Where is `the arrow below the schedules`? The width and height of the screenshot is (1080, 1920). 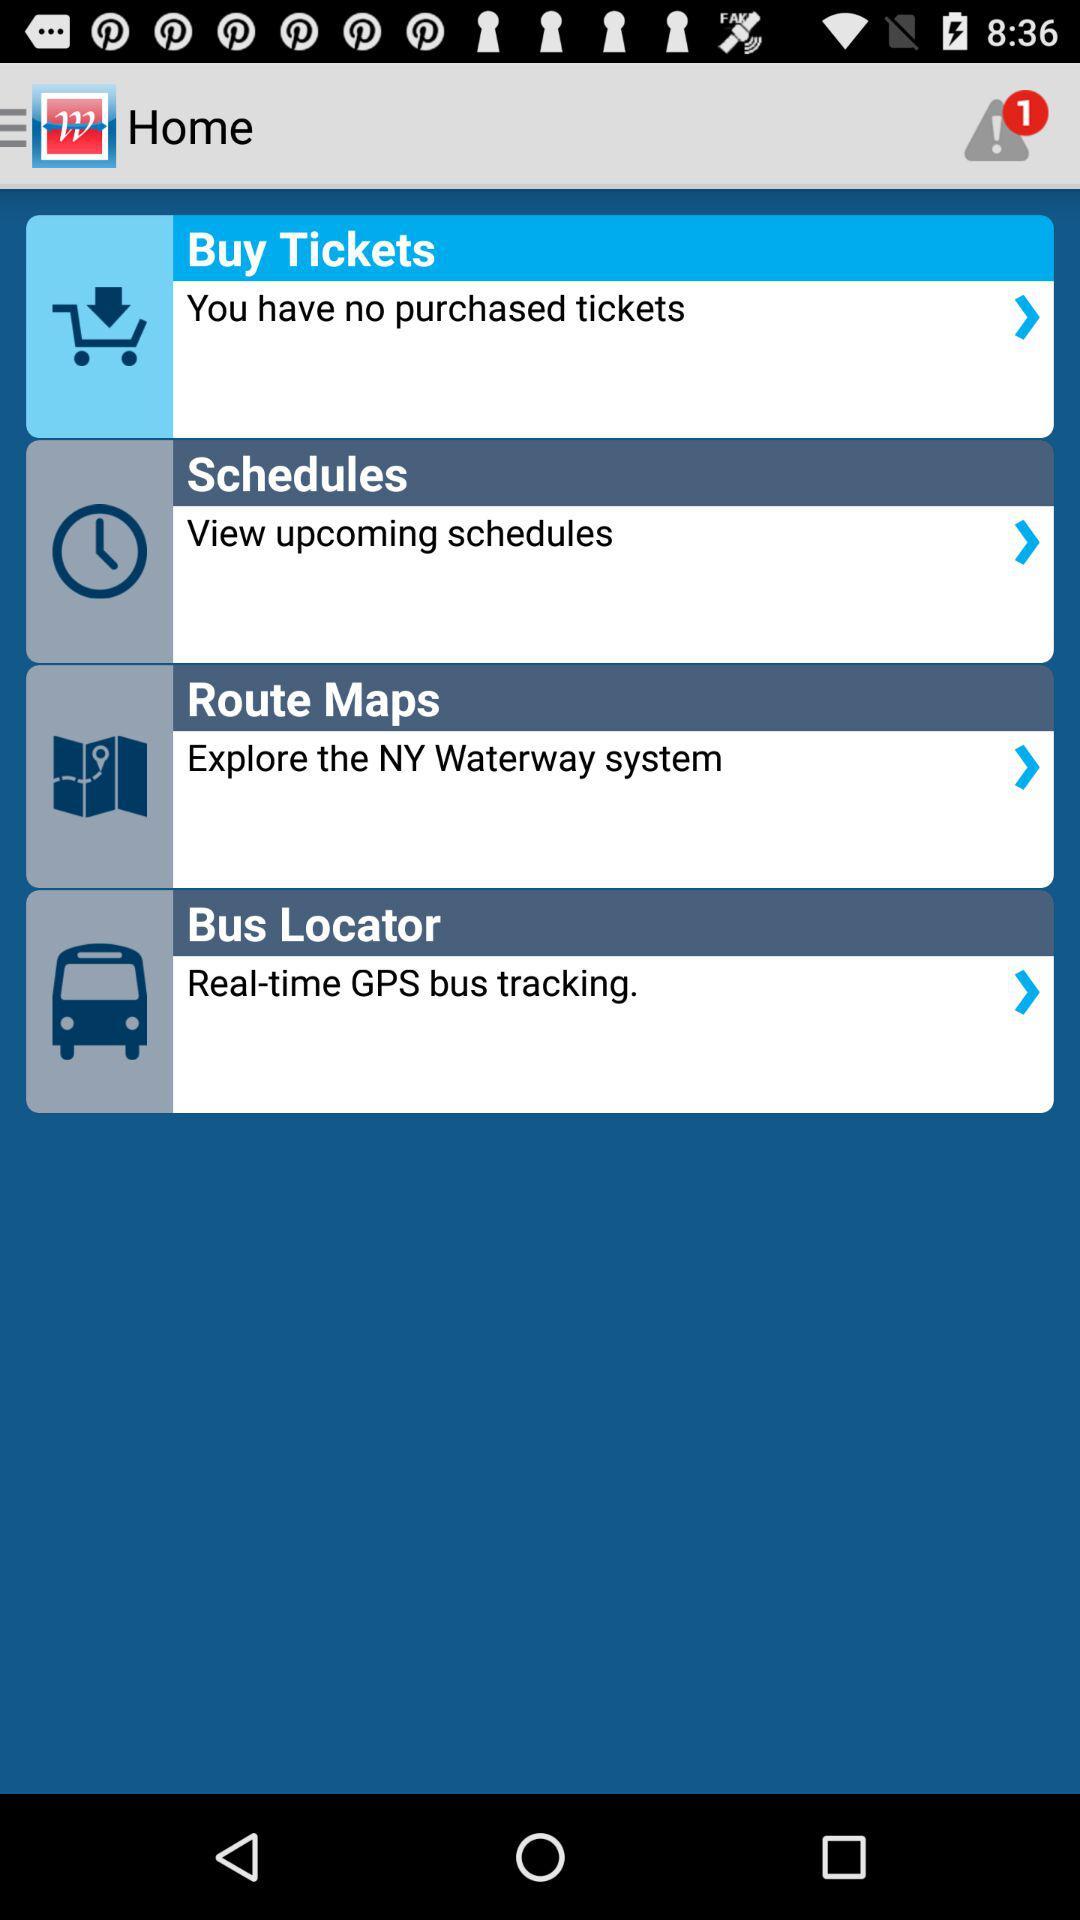
the arrow below the schedules is located at coordinates (1026, 542).